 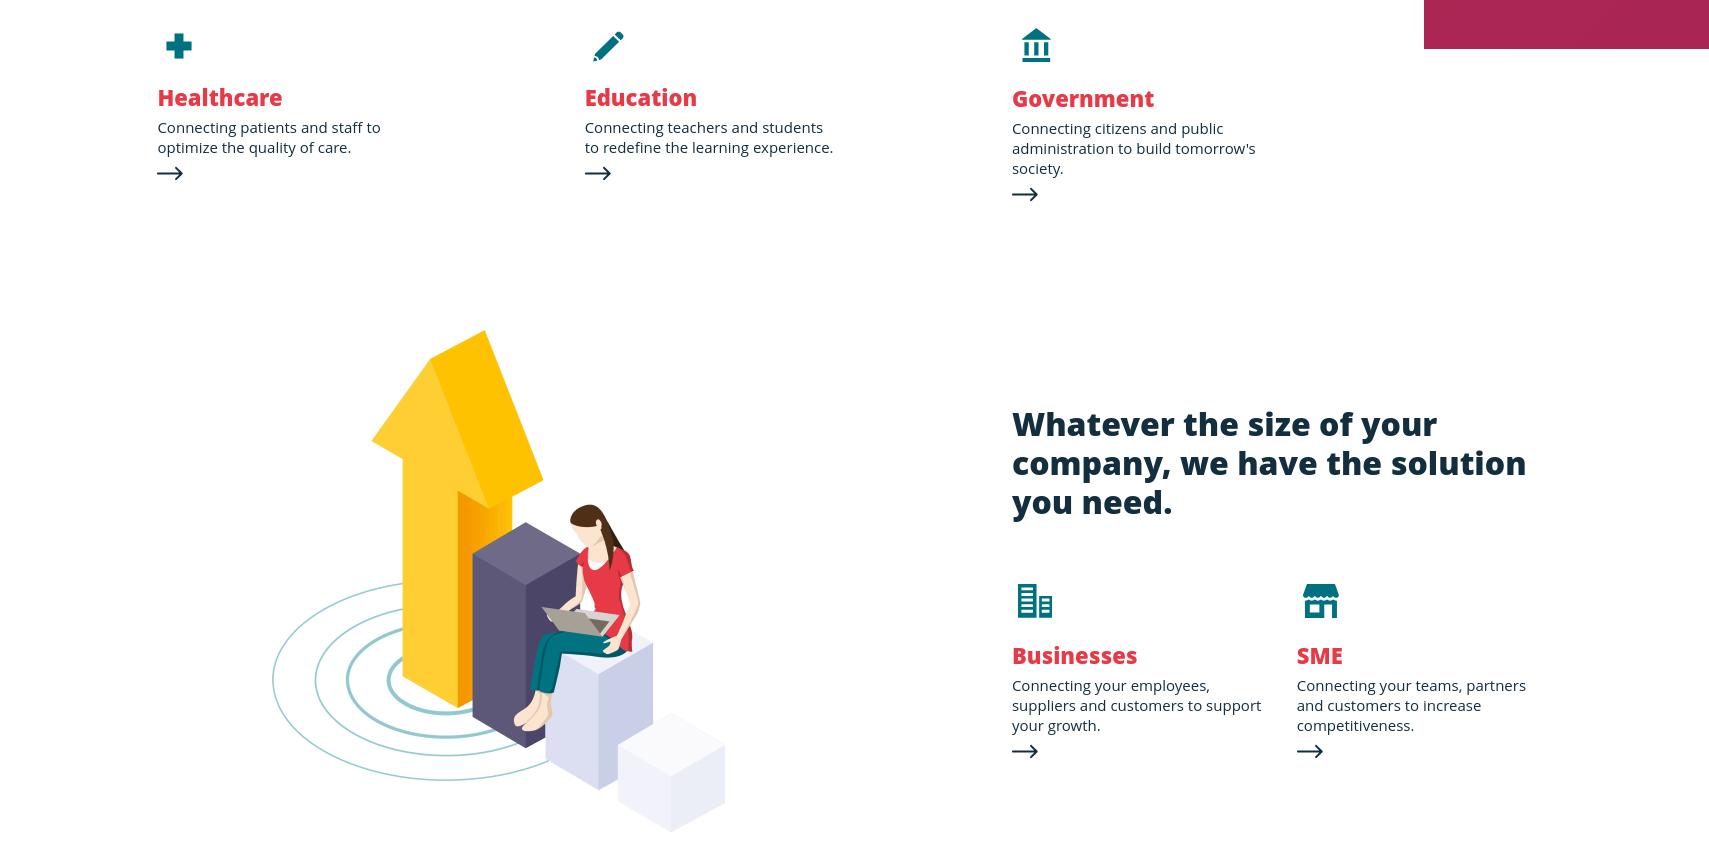 What do you see at coordinates (707, 136) in the screenshot?
I see `'Connecting teachers and students to redefine the learning experience.'` at bounding box center [707, 136].